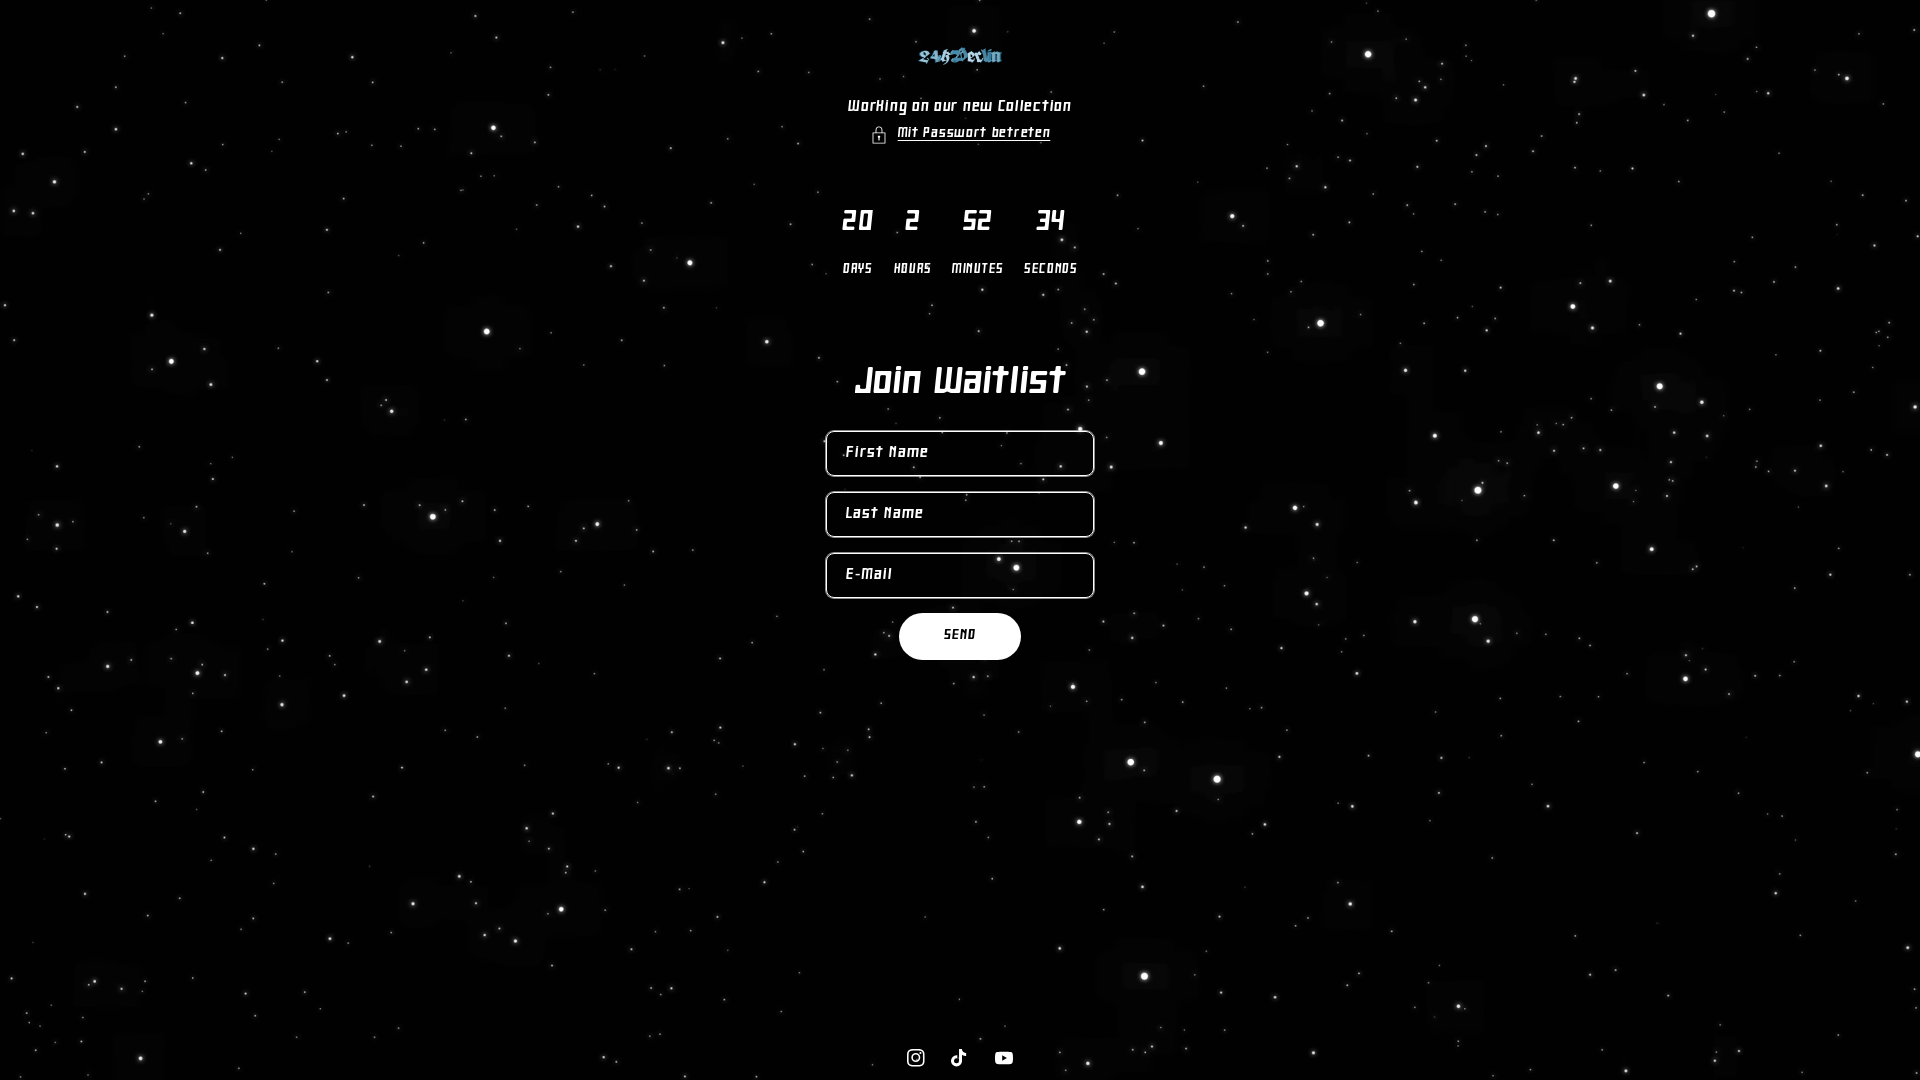 Image resolution: width=1920 pixels, height=1080 pixels. What do you see at coordinates (960, 636) in the screenshot?
I see `'SEND'` at bounding box center [960, 636].